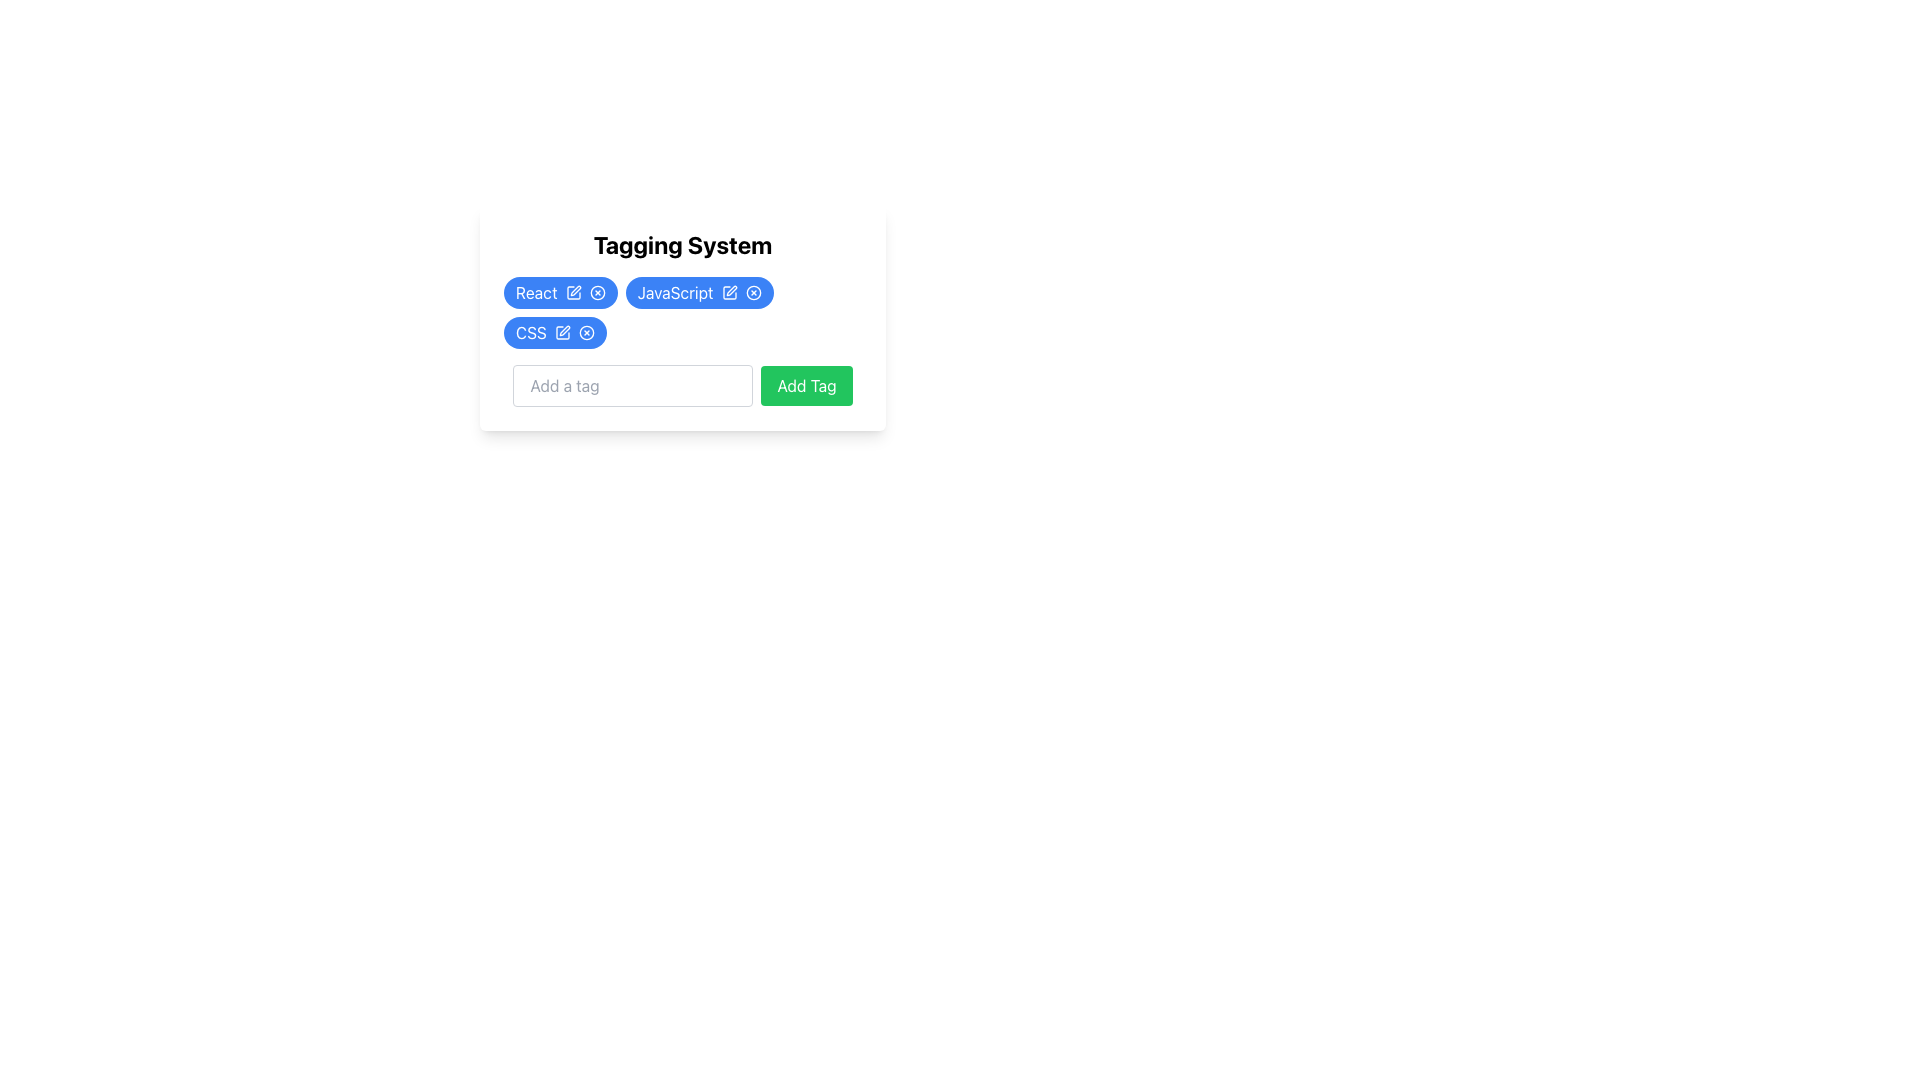 The height and width of the screenshot is (1080, 1920). Describe the element at coordinates (675, 293) in the screenshot. I see `the 'JavaScript' tag element, which is the second tag in a vertical list, located in the center of its capsule layout, adjacent to an edit icon and a remove icon` at that location.